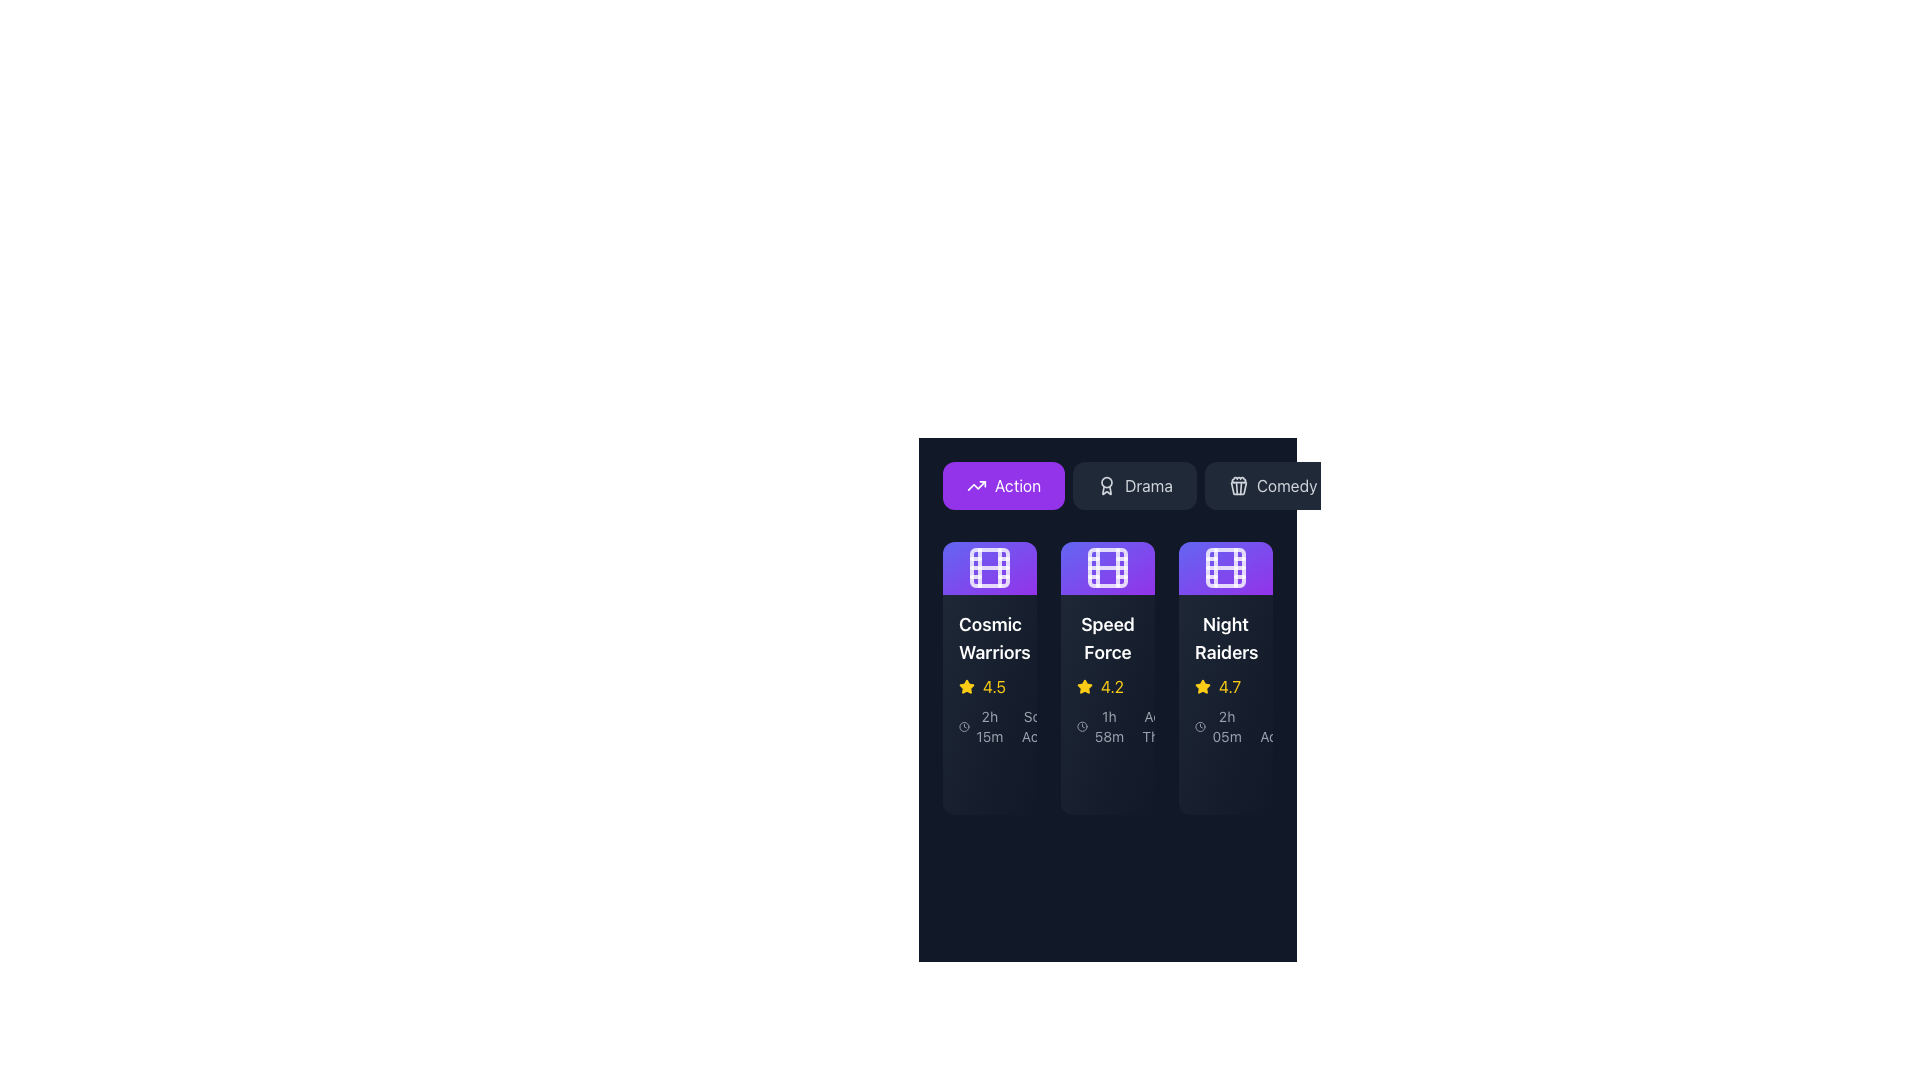 Image resolution: width=1920 pixels, height=1080 pixels. I want to click on the visual indicator located directly below the 'Speed Force' card in the 'Cosmic Warriors' group, indicating its active state, so click(1084, 777).